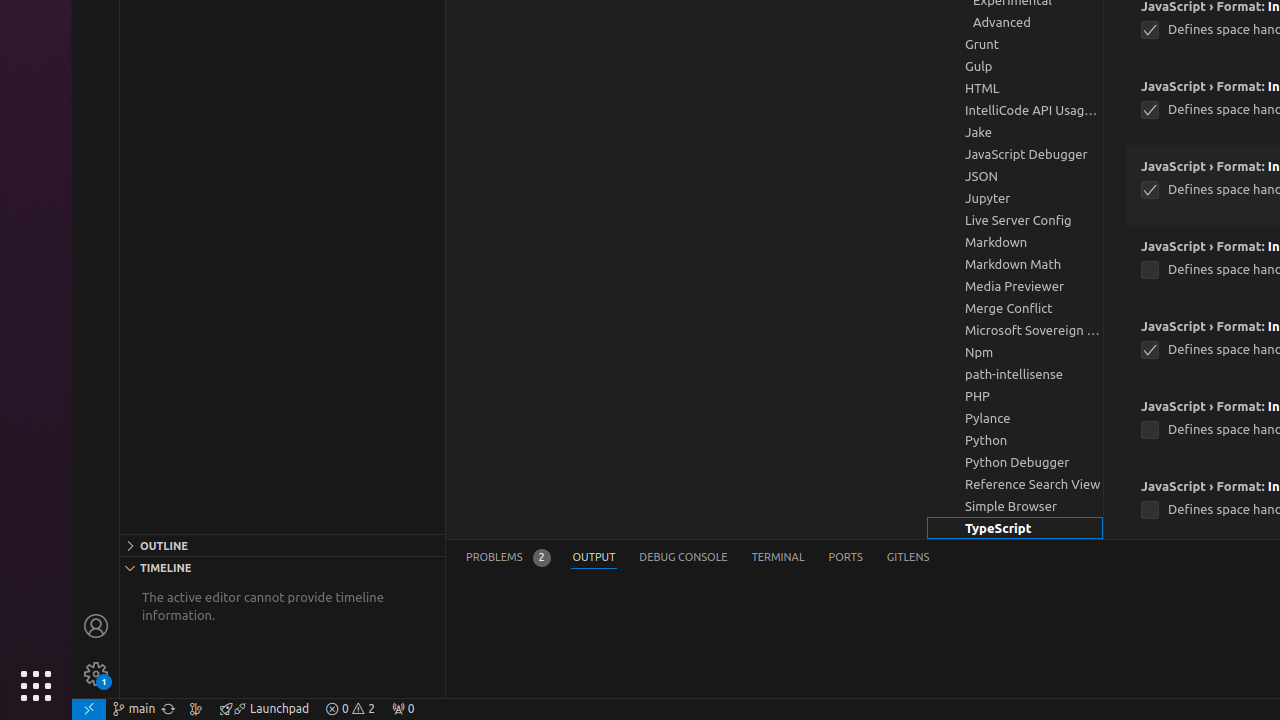  Describe the element at coordinates (87, 707) in the screenshot. I see `'remote'` at that location.